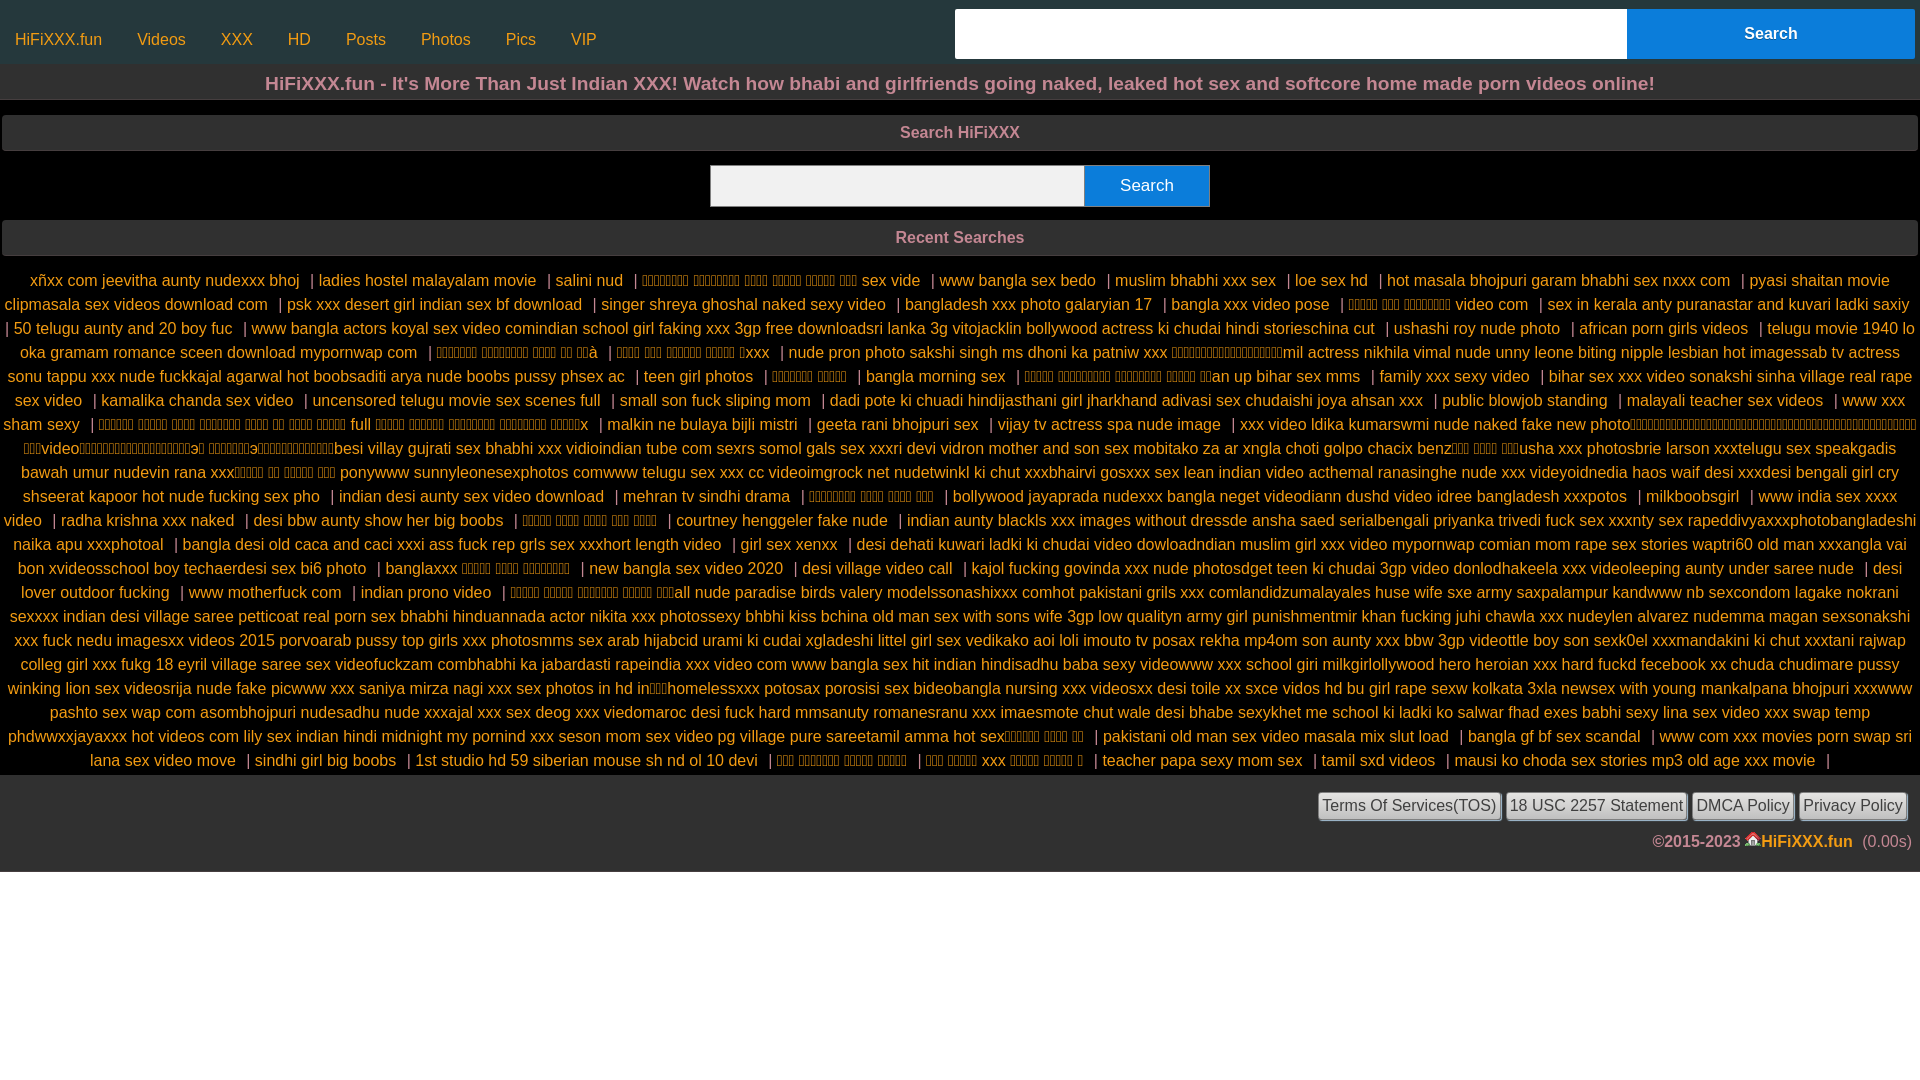 Image resolution: width=1920 pixels, height=1080 pixels. Describe the element at coordinates (521, 39) in the screenshot. I see `'Pics'` at that location.